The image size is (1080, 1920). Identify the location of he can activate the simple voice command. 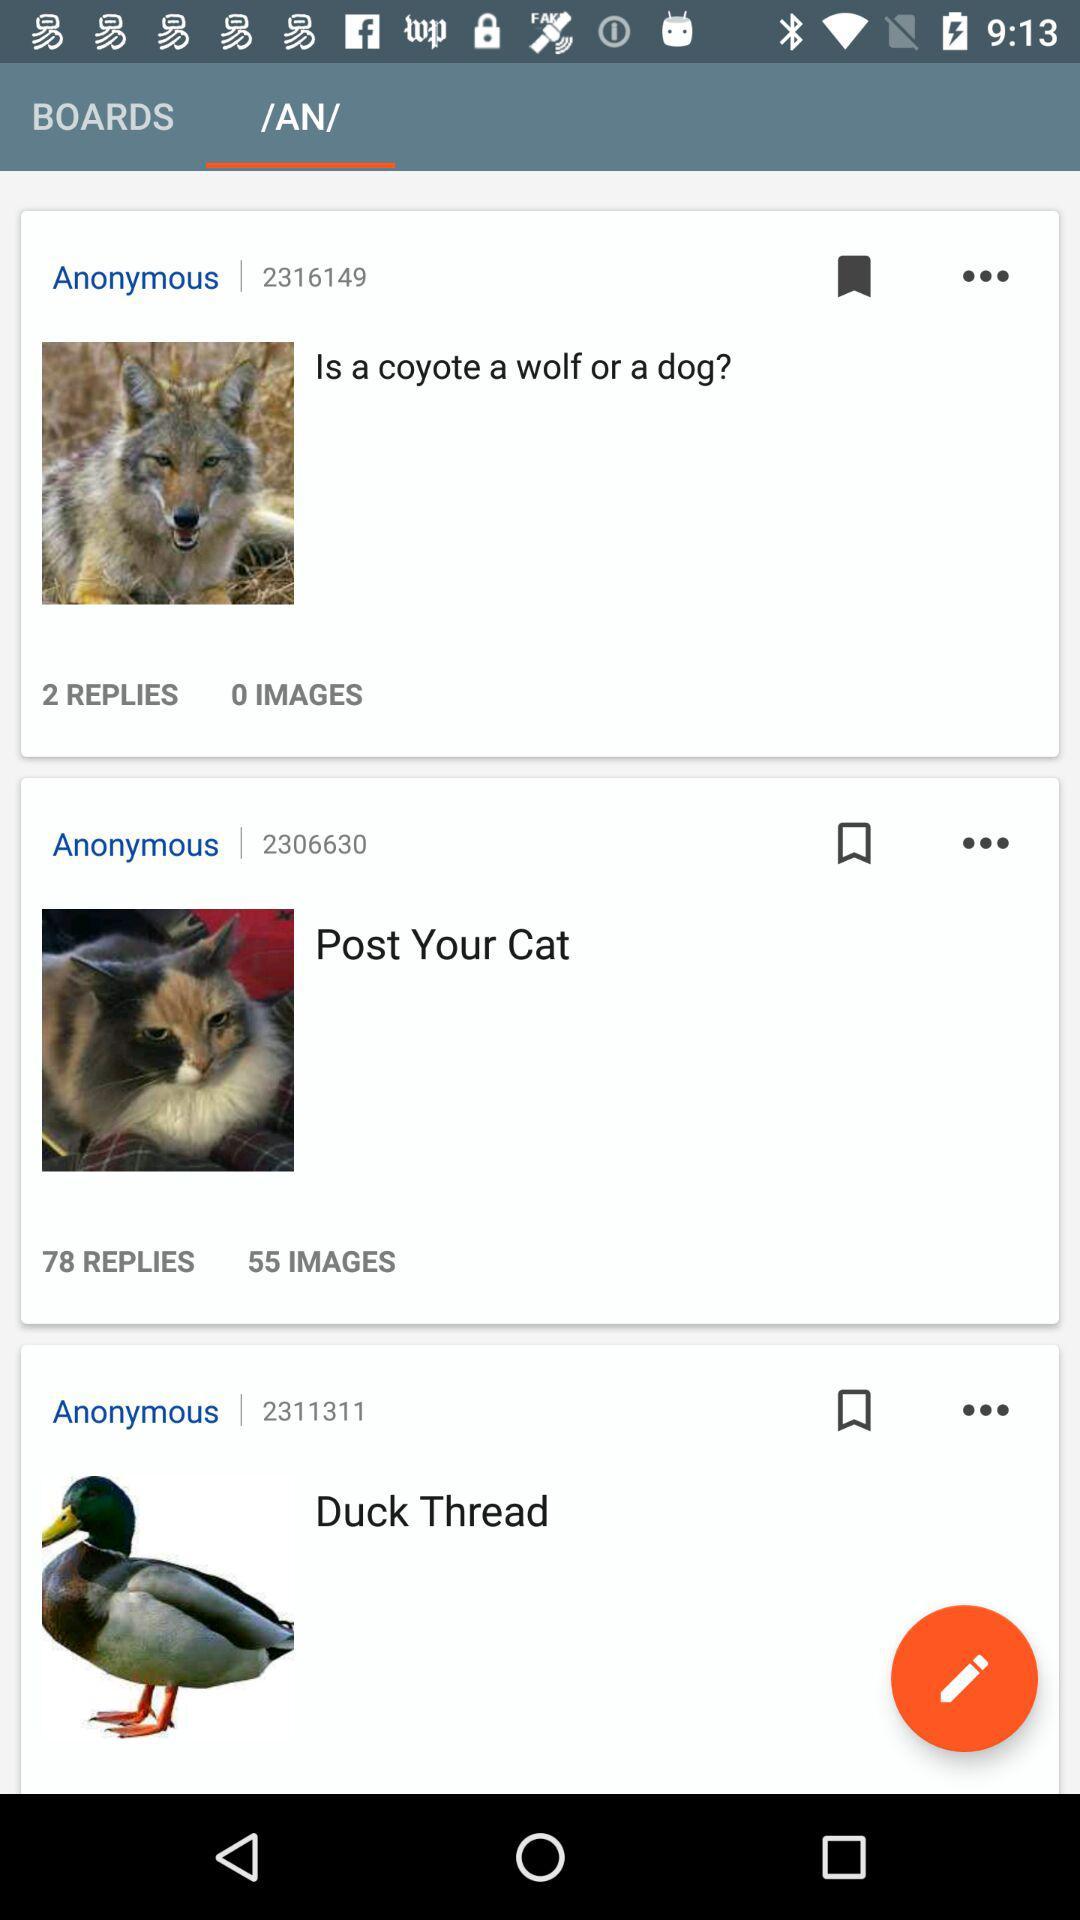
(161, 1607).